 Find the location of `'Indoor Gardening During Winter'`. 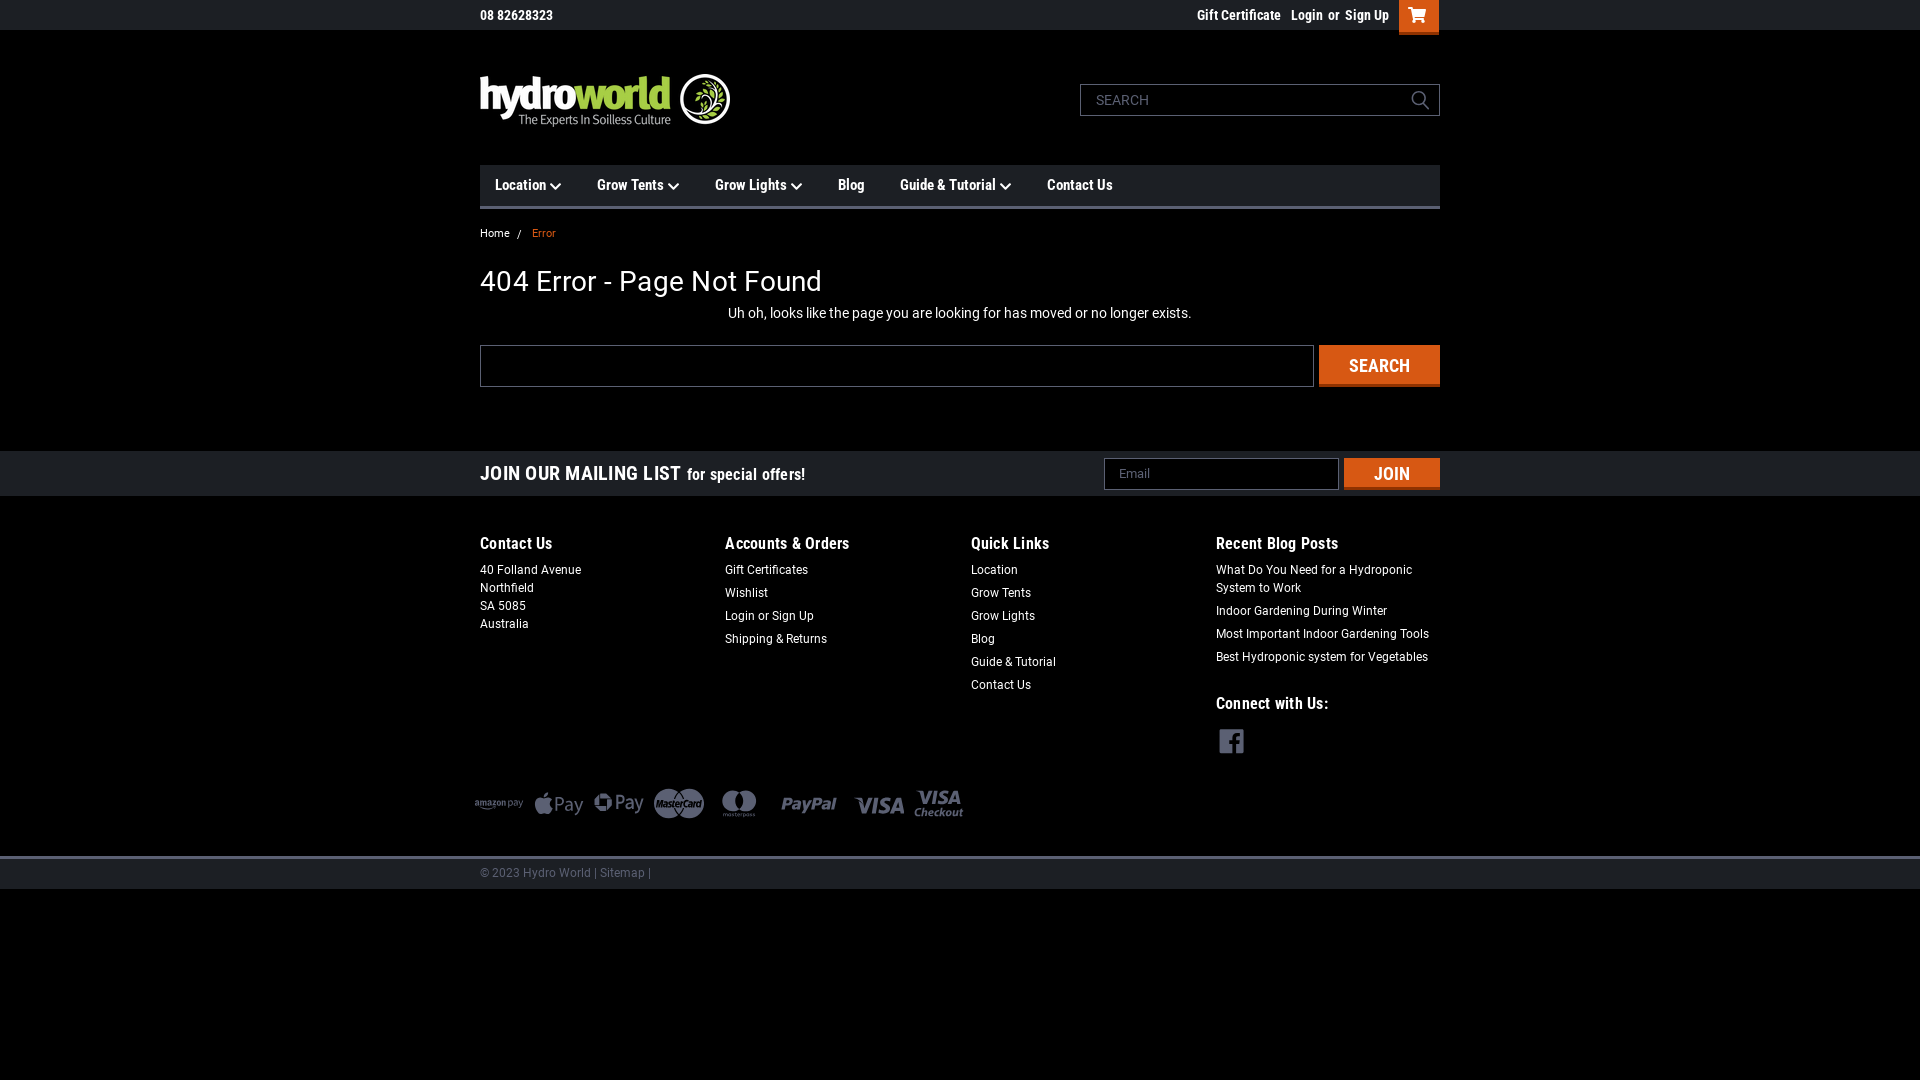

'Indoor Gardening During Winter' is located at coordinates (1301, 609).